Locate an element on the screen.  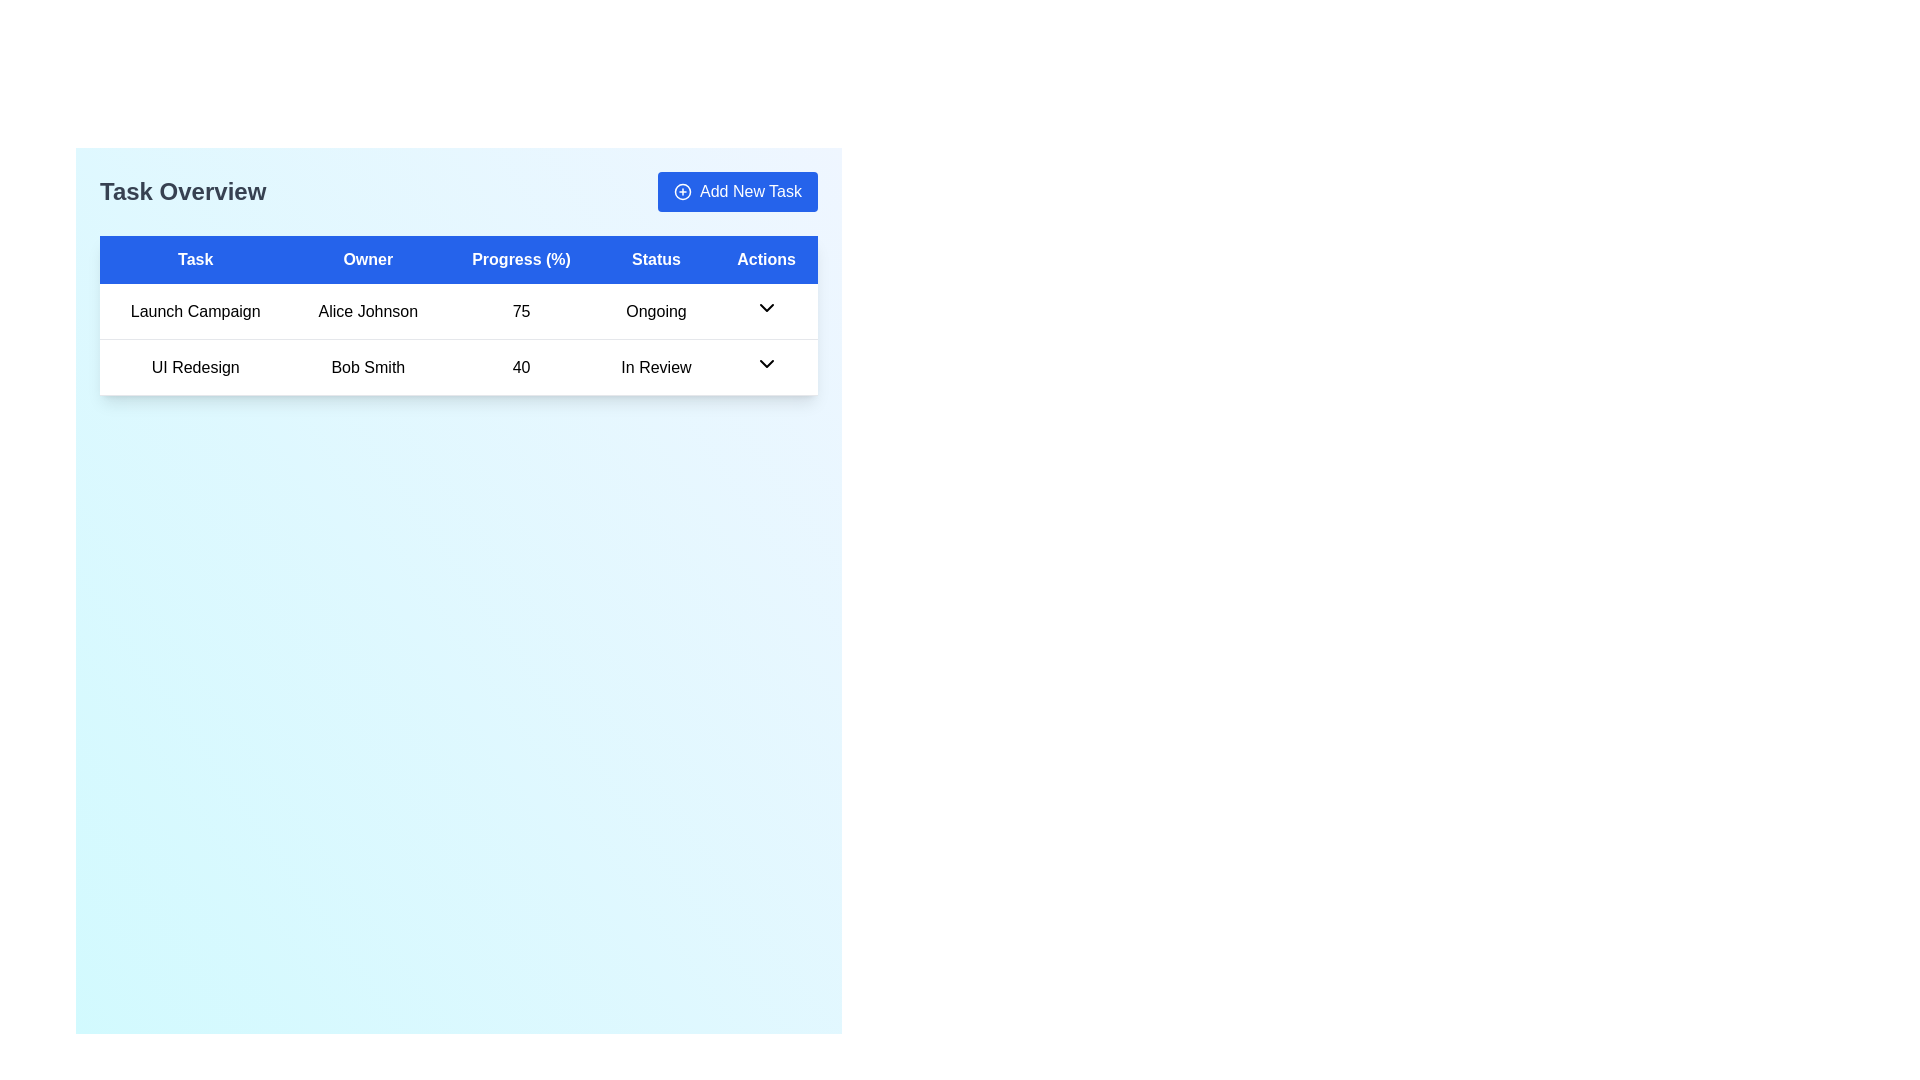
the first row of the table containing 'Launch Campaign', 'Alice Johnson', '75', and 'Ongoing' is located at coordinates (458, 338).